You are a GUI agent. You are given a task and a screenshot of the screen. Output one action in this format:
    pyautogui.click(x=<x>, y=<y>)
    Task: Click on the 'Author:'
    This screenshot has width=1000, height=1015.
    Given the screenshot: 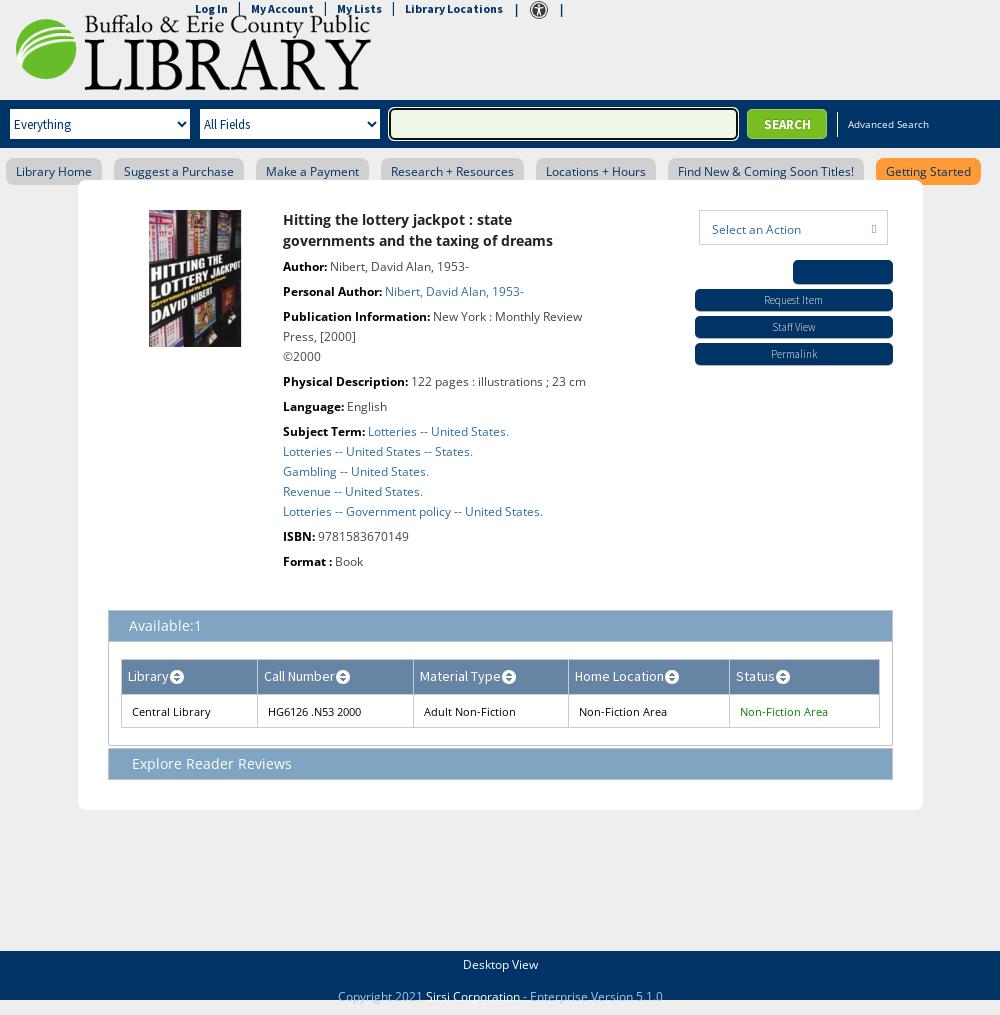 What is the action you would take?
    pyautogui.click(x=305, y=266)
    